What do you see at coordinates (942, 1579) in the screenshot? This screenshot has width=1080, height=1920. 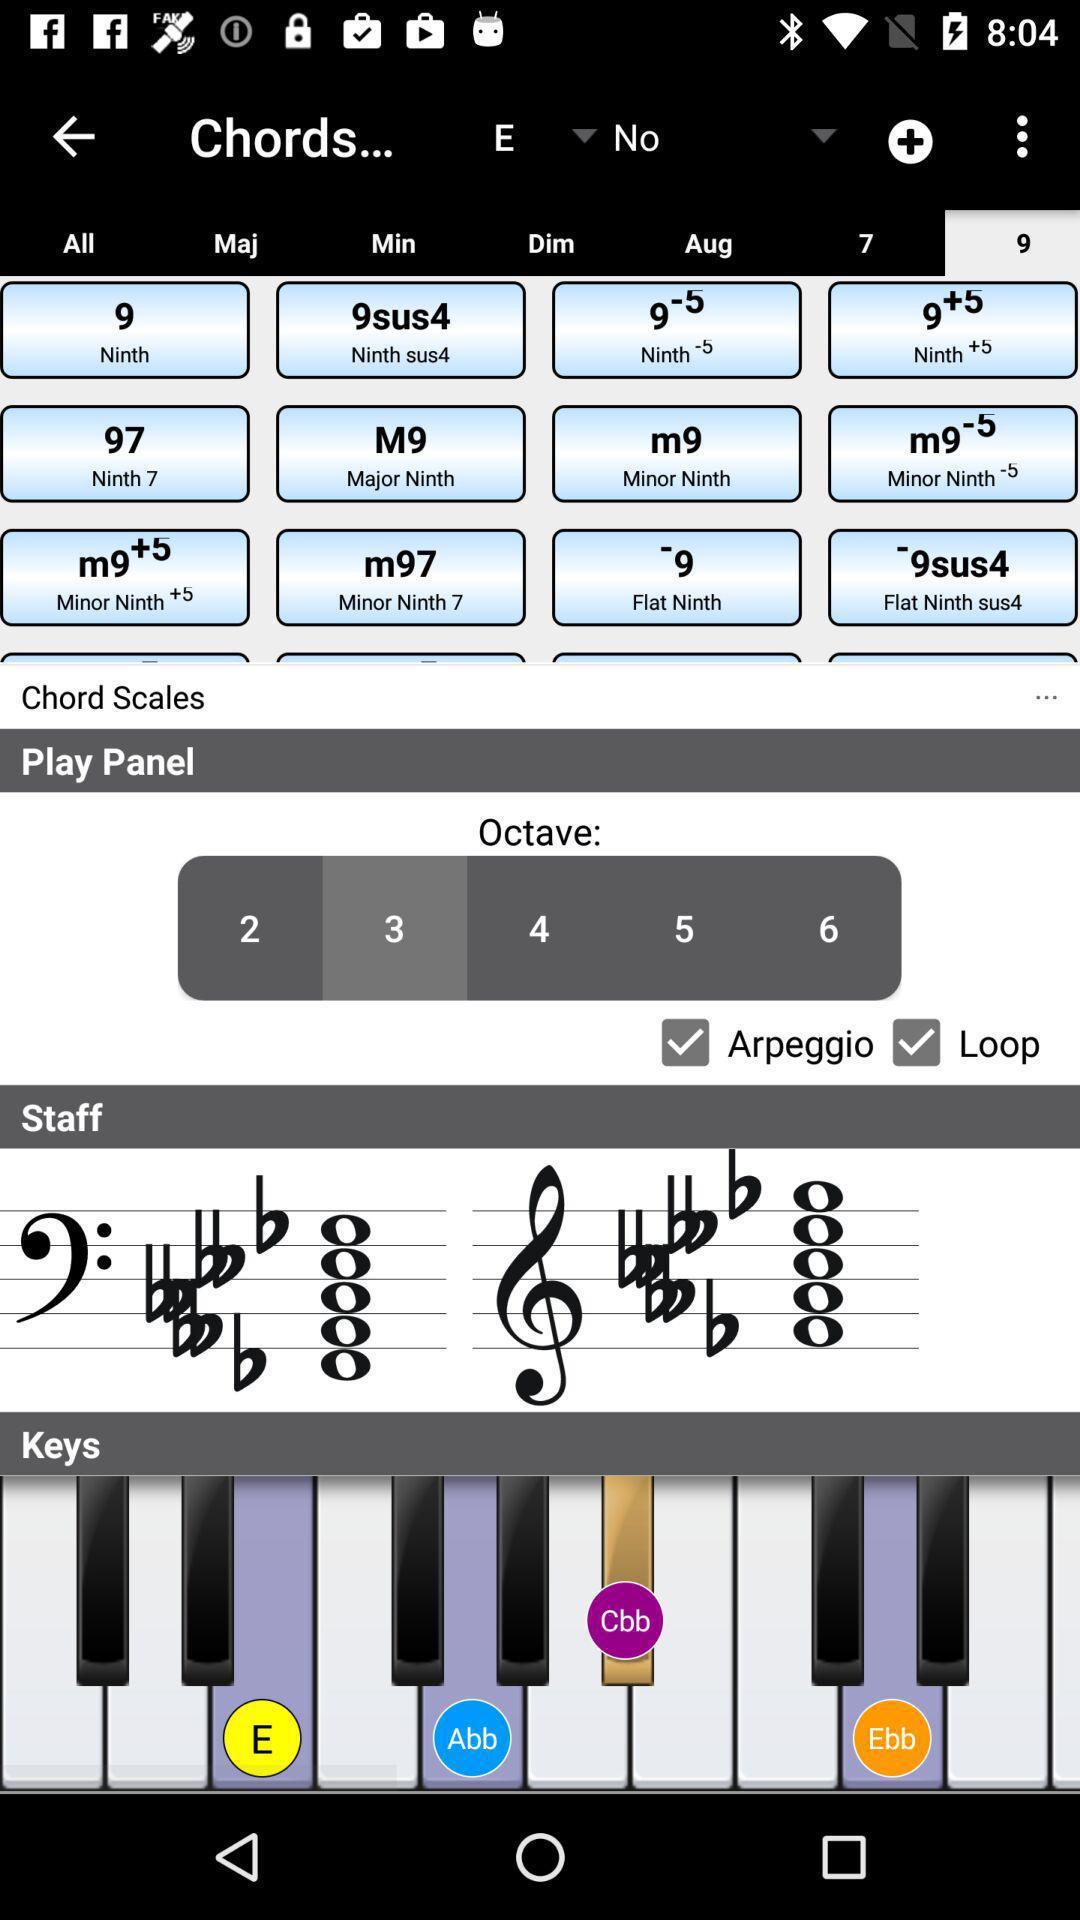 I see `black key on piano keyboard` at bounding box center [942, 1579].